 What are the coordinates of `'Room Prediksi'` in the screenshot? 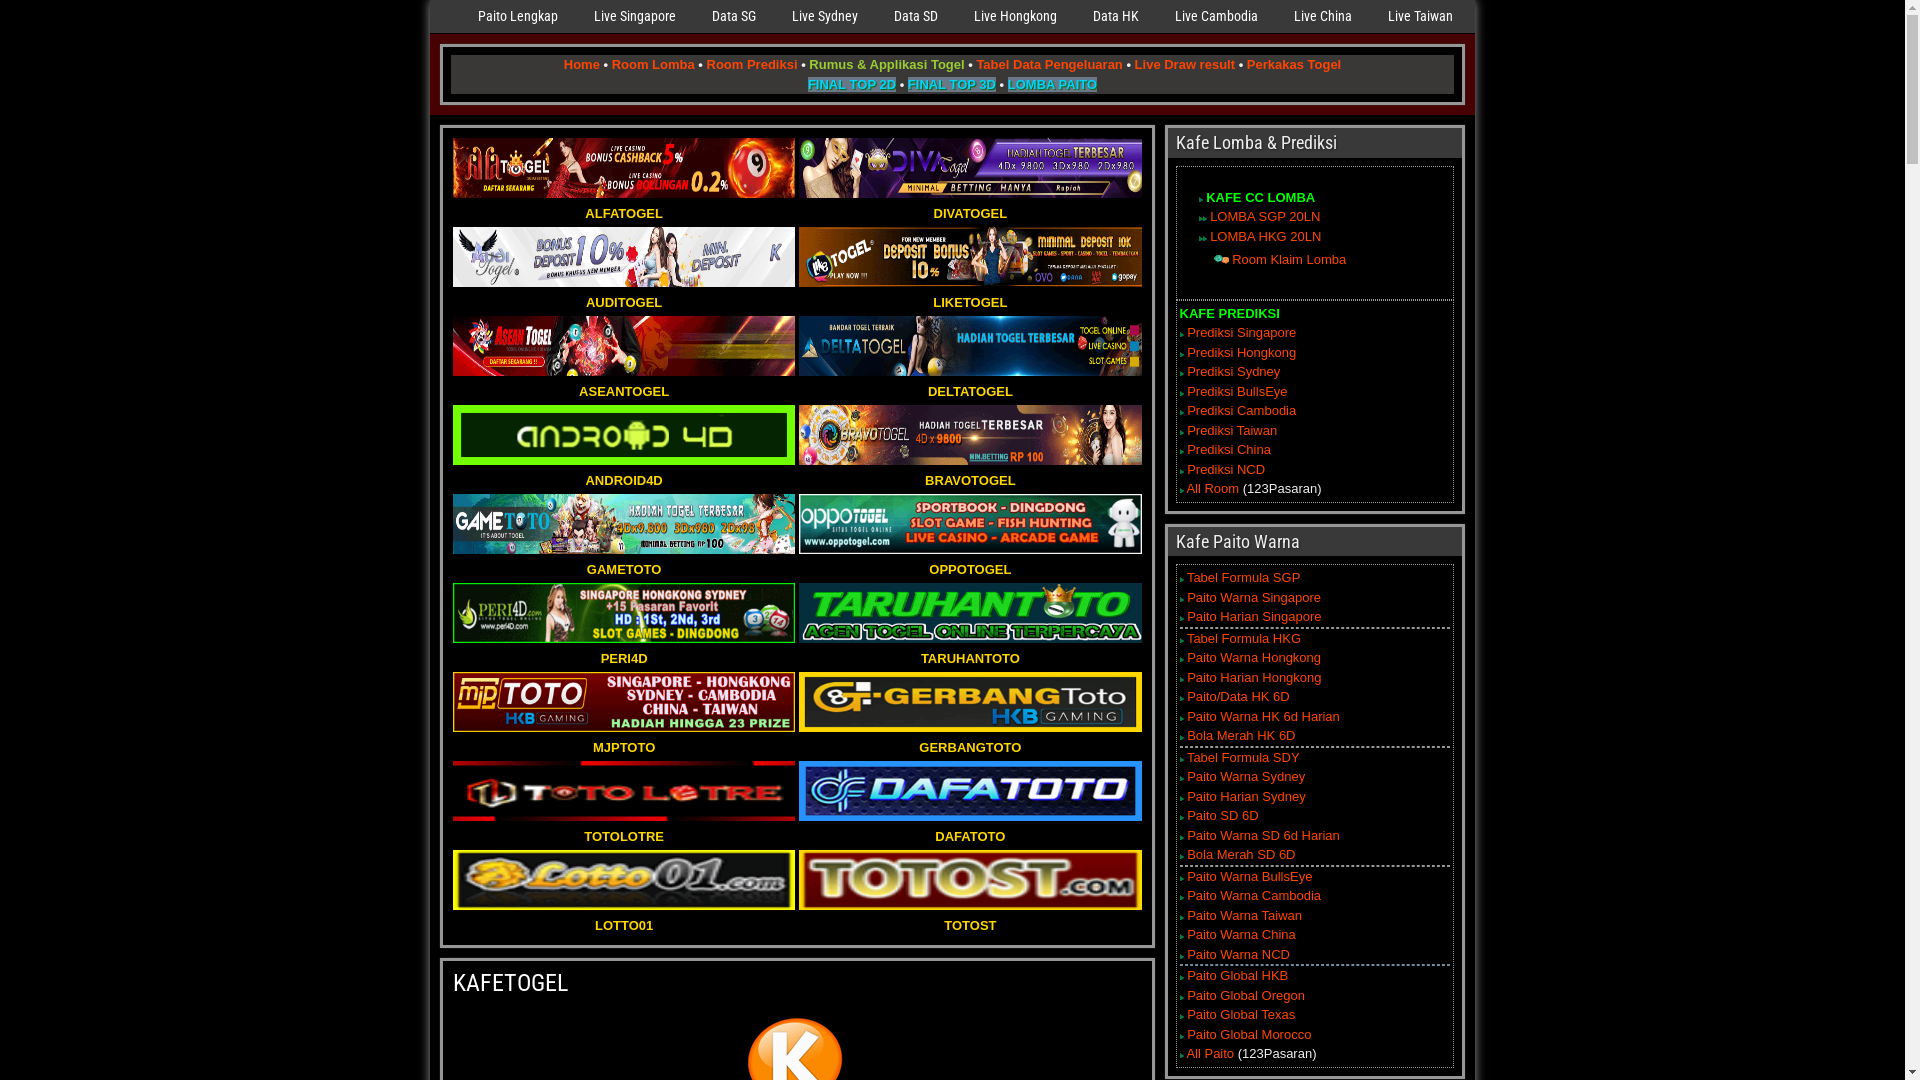 It's located at (750, 63).